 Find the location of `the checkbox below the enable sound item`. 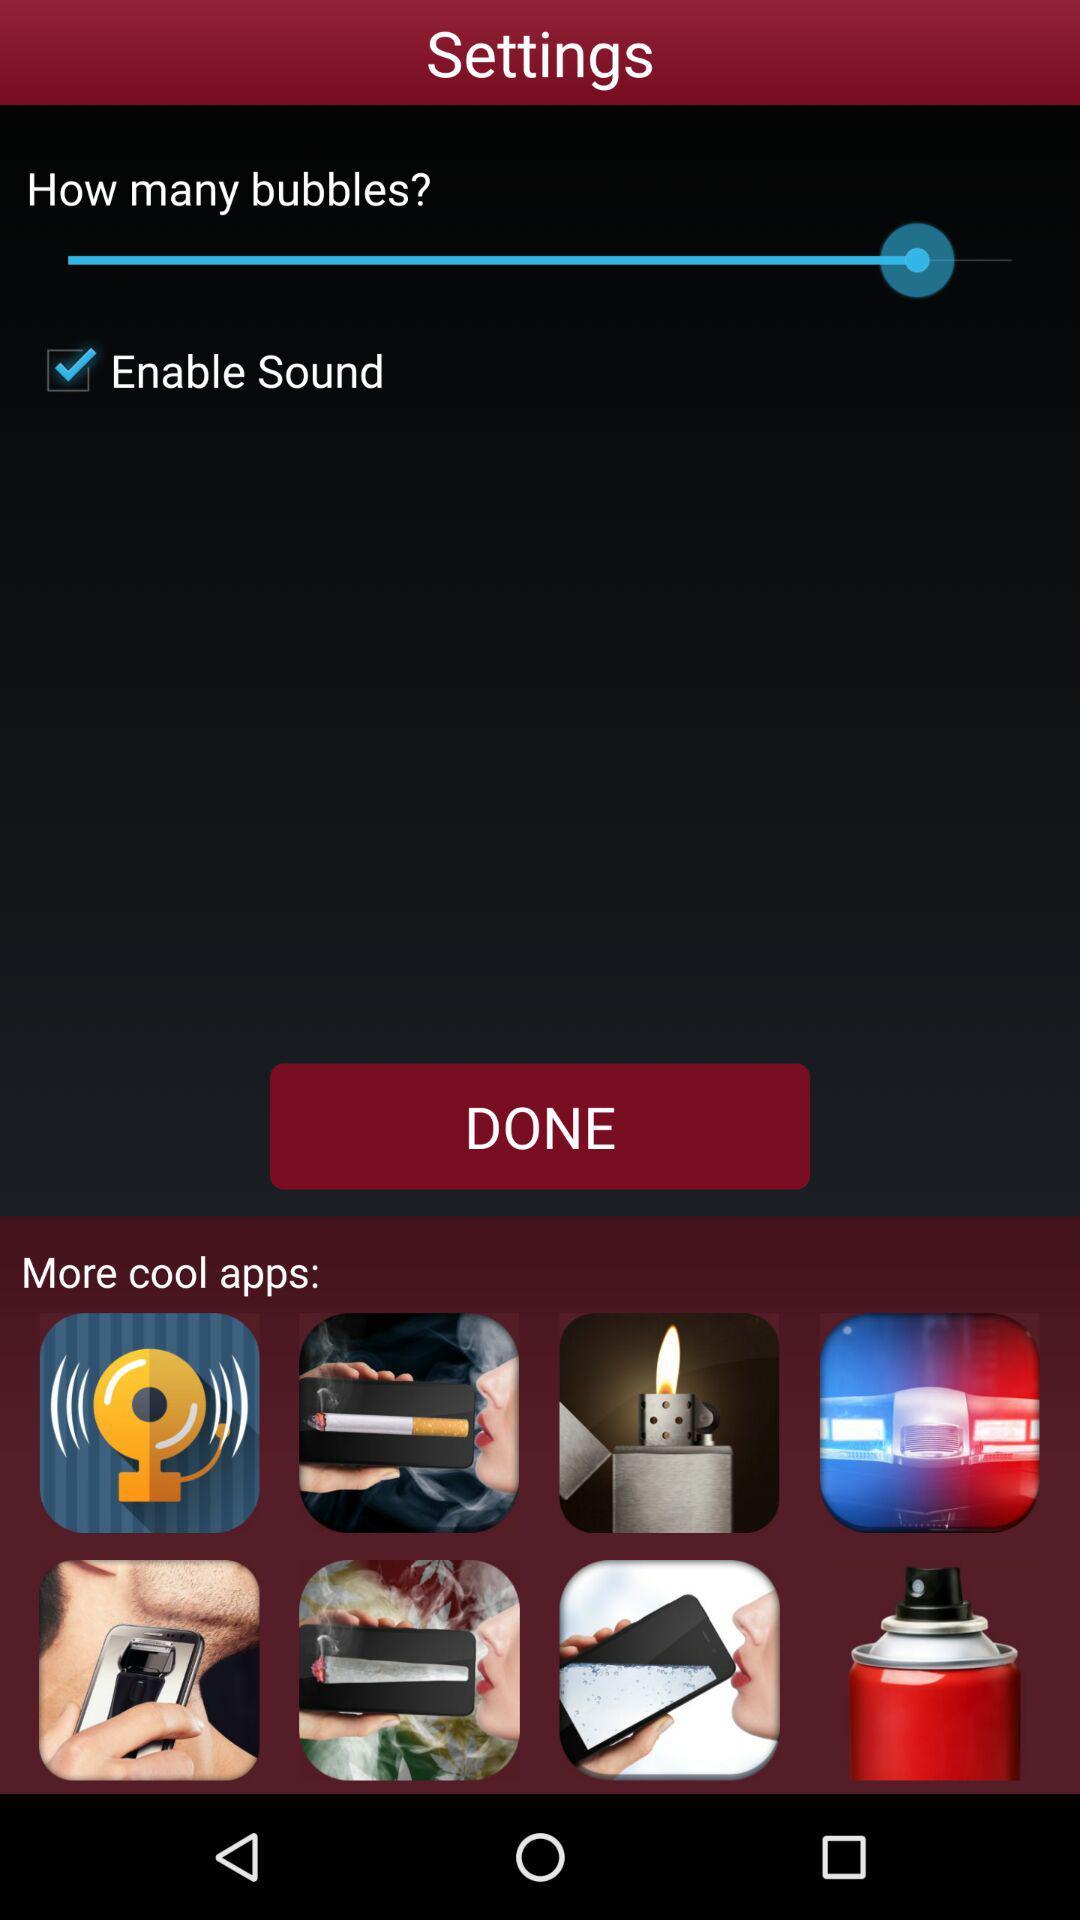

the checkbox below the enable sound item is located at coordinates (540, 1126).